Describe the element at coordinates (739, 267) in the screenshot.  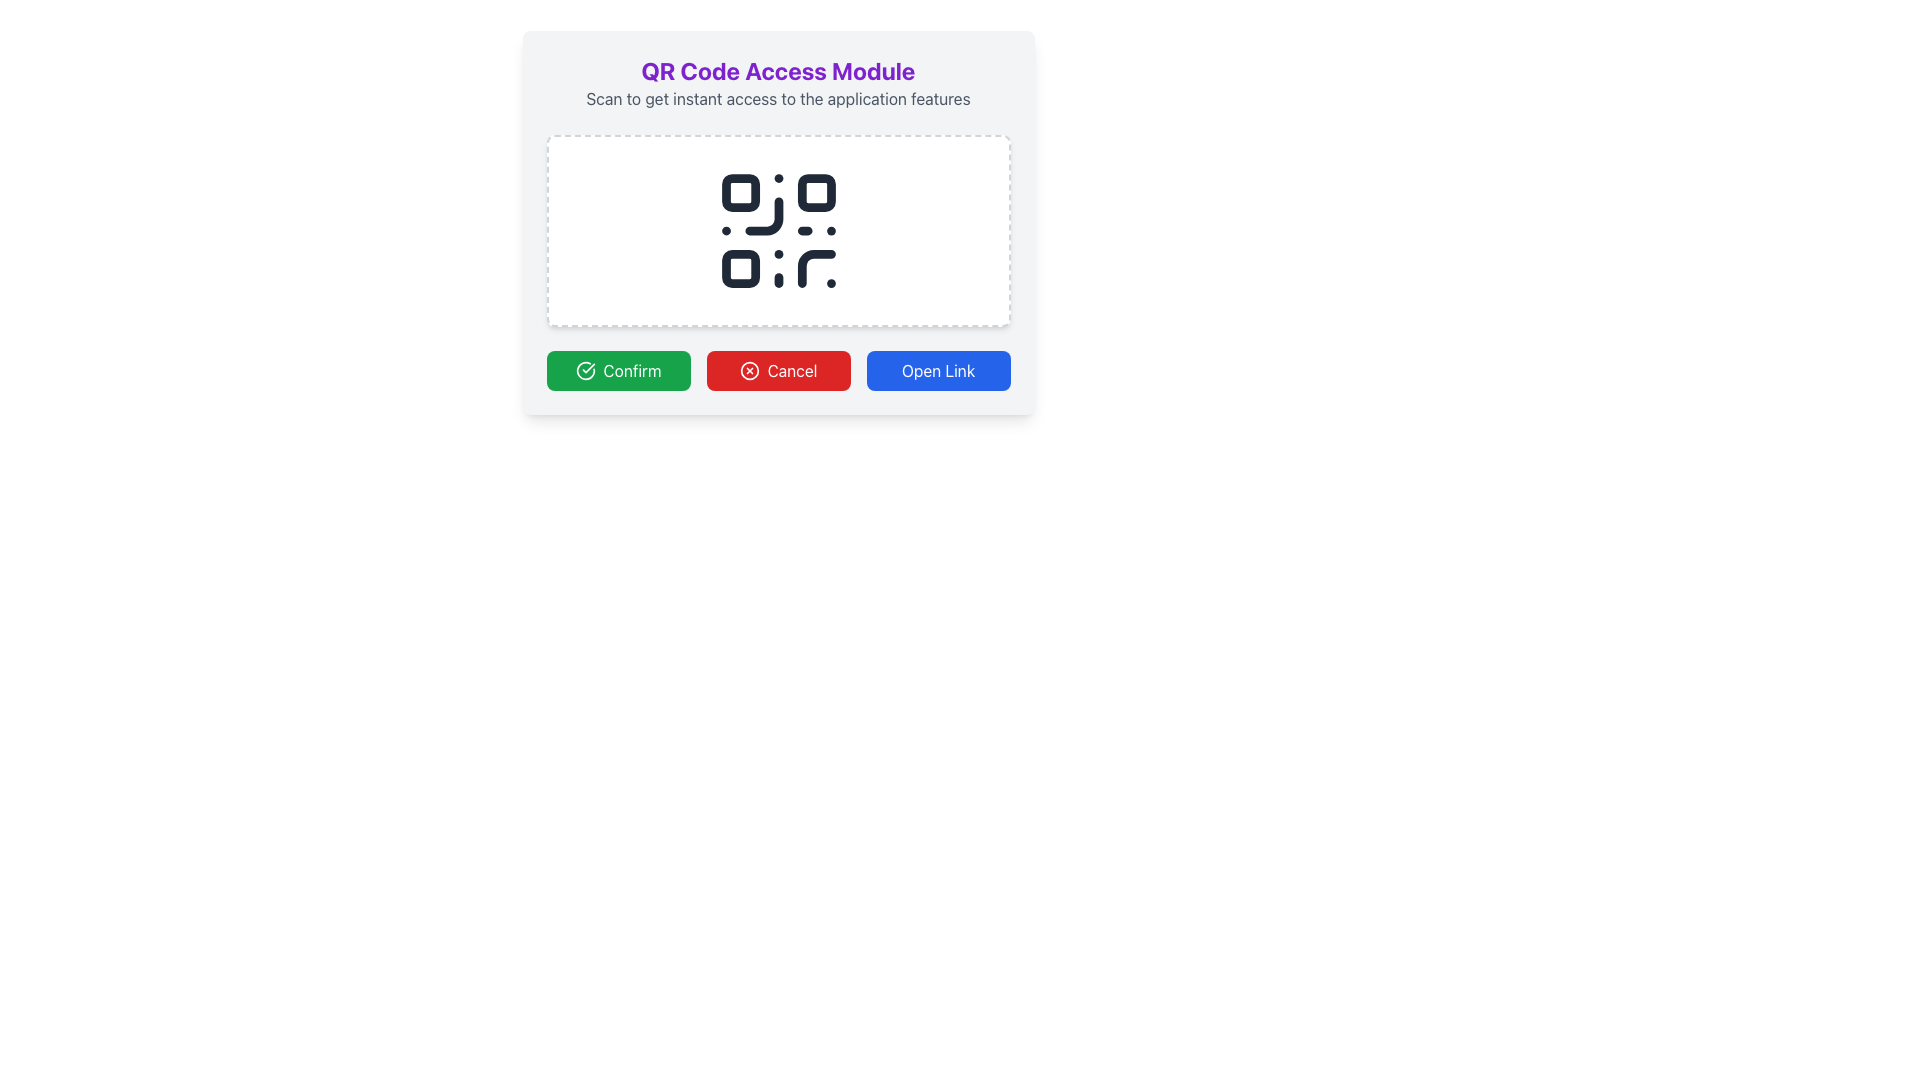
I see `the small black square with rounded corners located in the bottom-left corner of the central group of elements within the QR code` at that location.